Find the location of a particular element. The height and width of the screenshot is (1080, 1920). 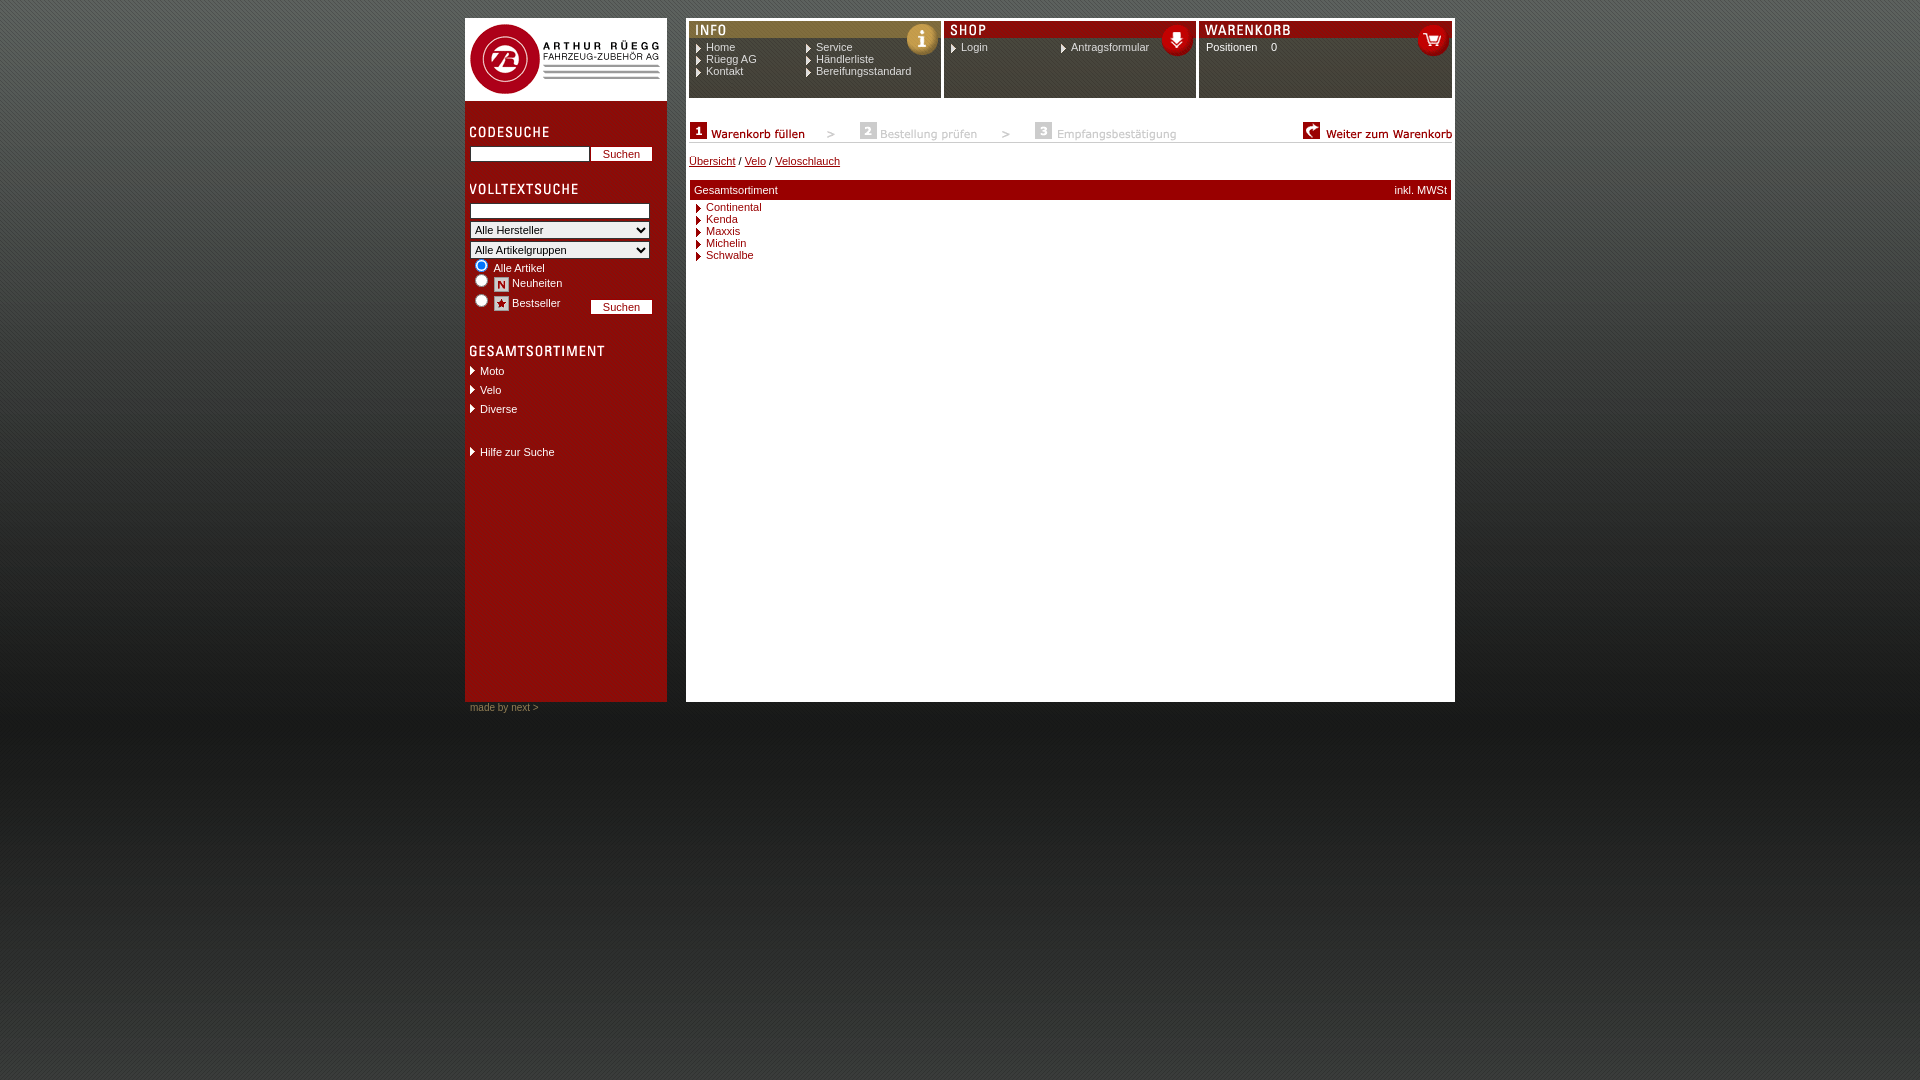

'Hilfe zur Suche' is located at coordinates (550, 452).